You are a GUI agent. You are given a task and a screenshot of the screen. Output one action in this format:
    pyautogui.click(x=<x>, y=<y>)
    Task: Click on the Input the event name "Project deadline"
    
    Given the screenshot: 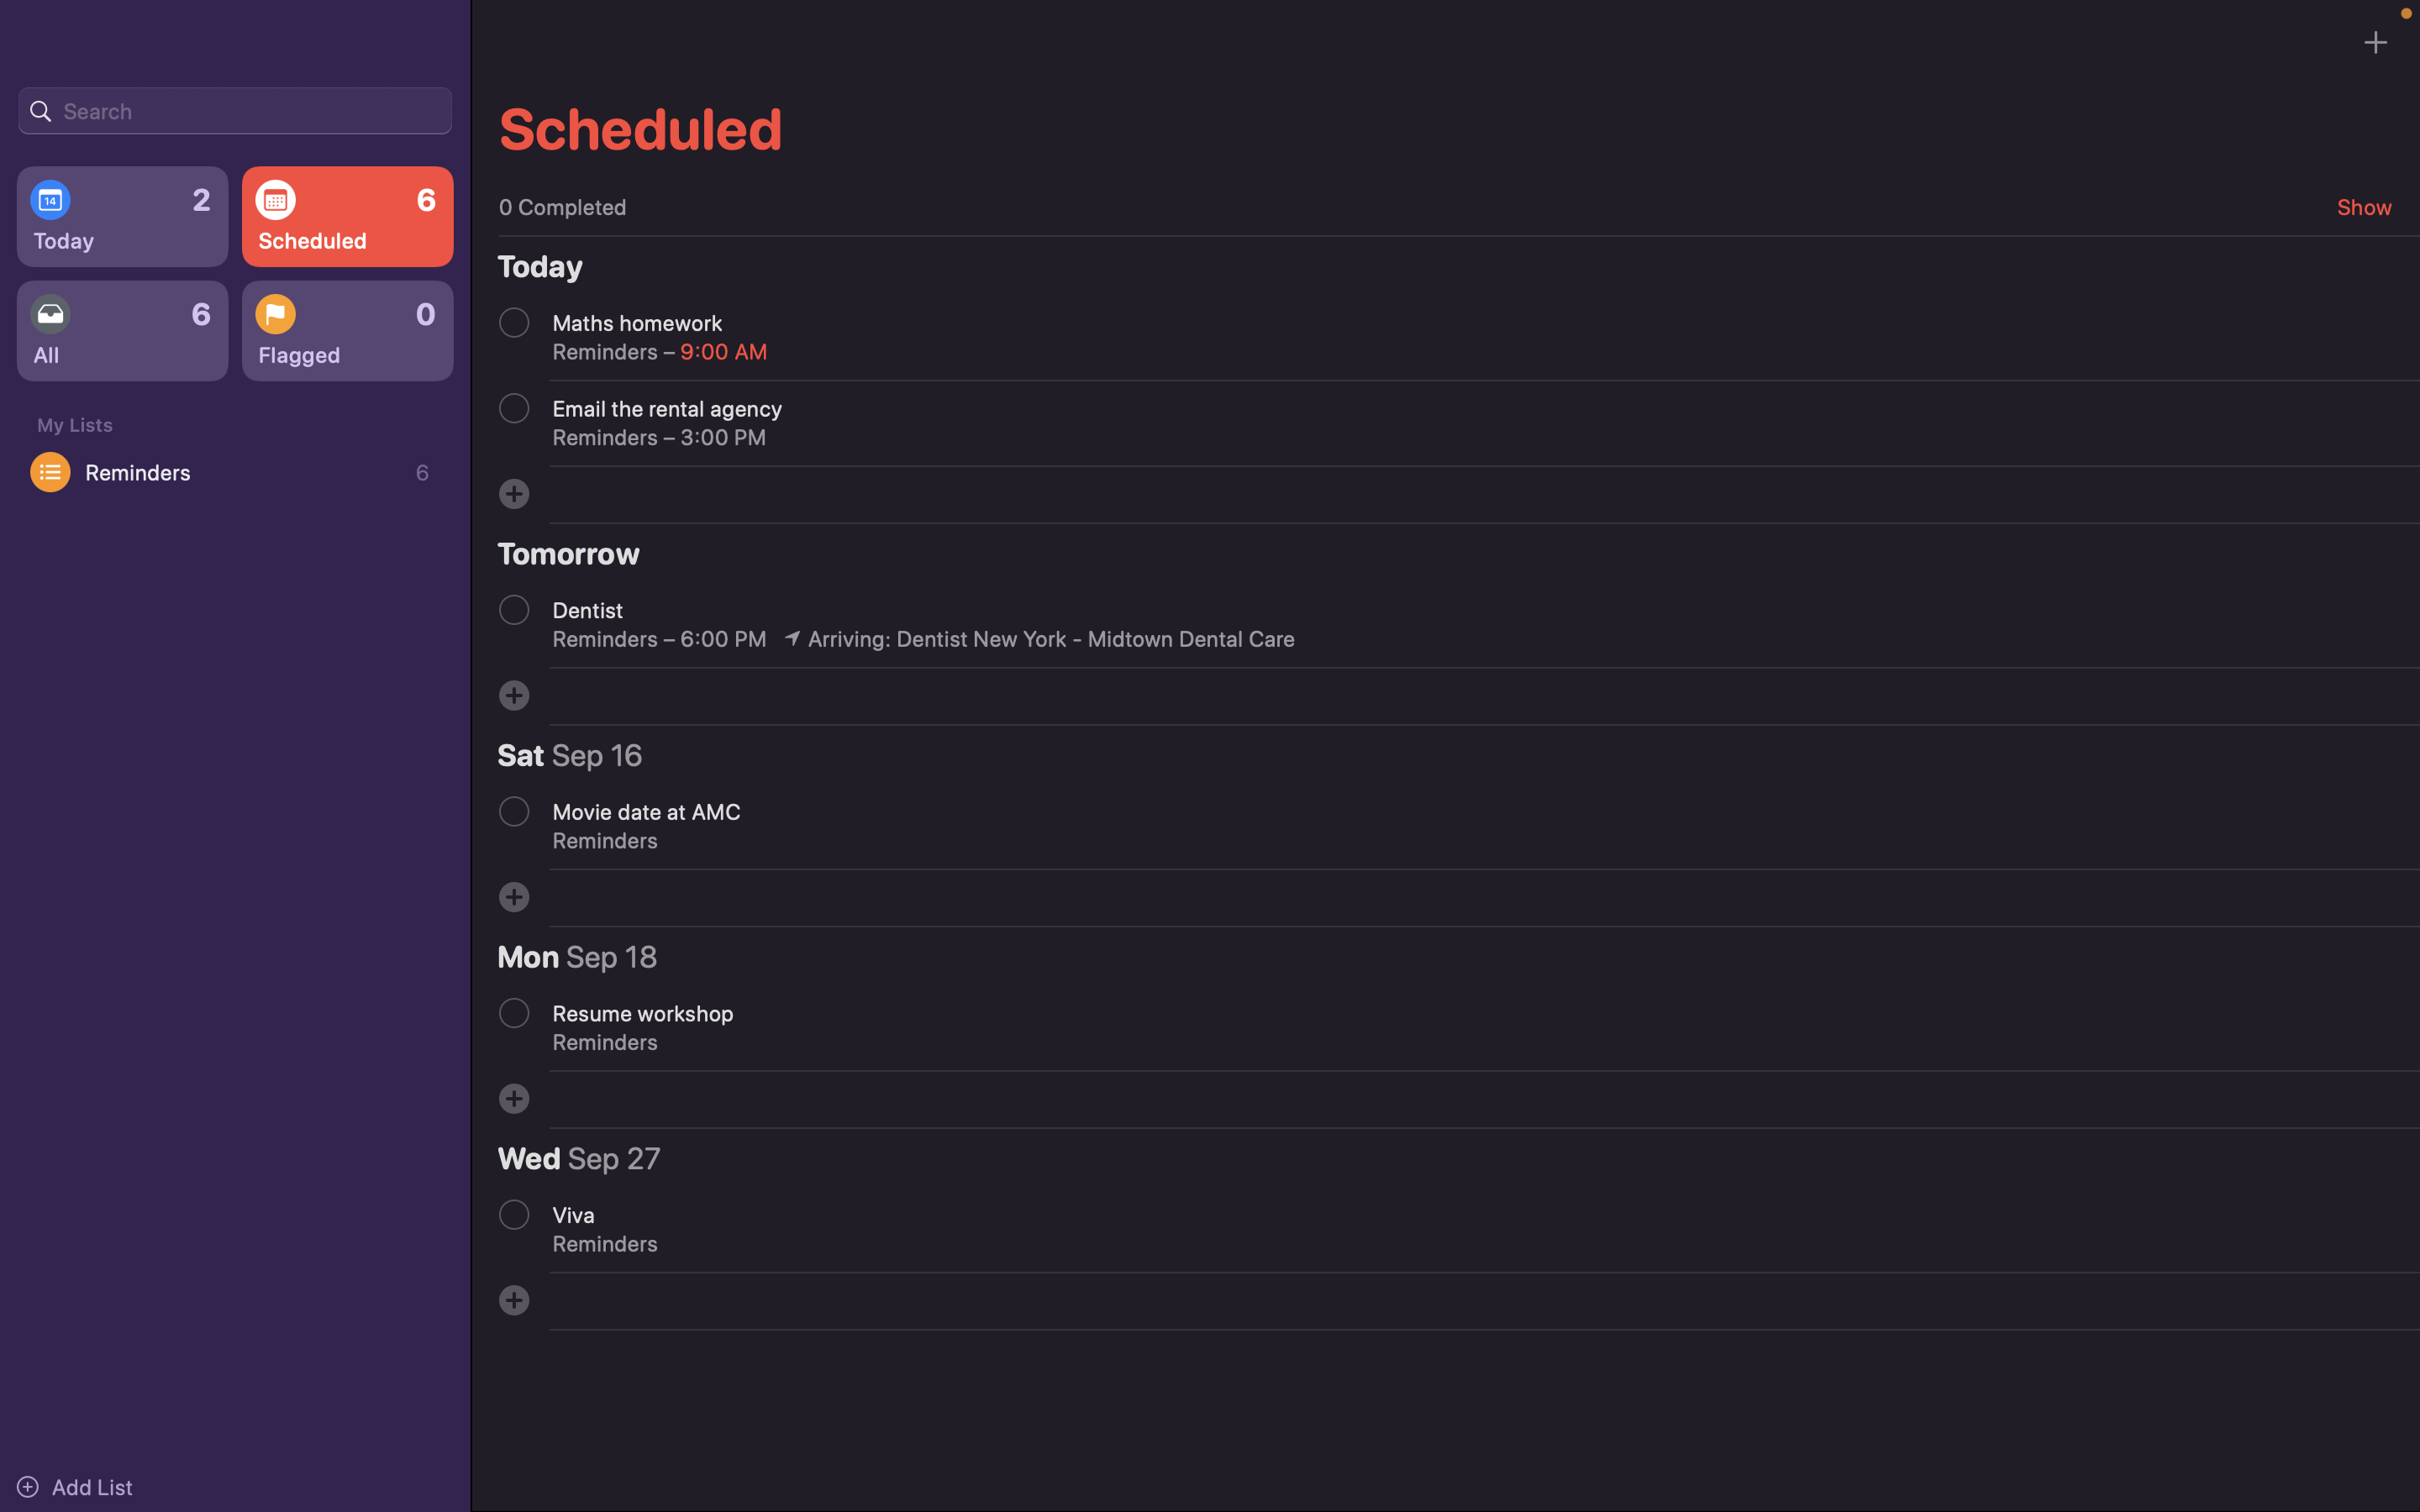 What is the action you would take?
    pyautogui.click(x=513, y=492)
    